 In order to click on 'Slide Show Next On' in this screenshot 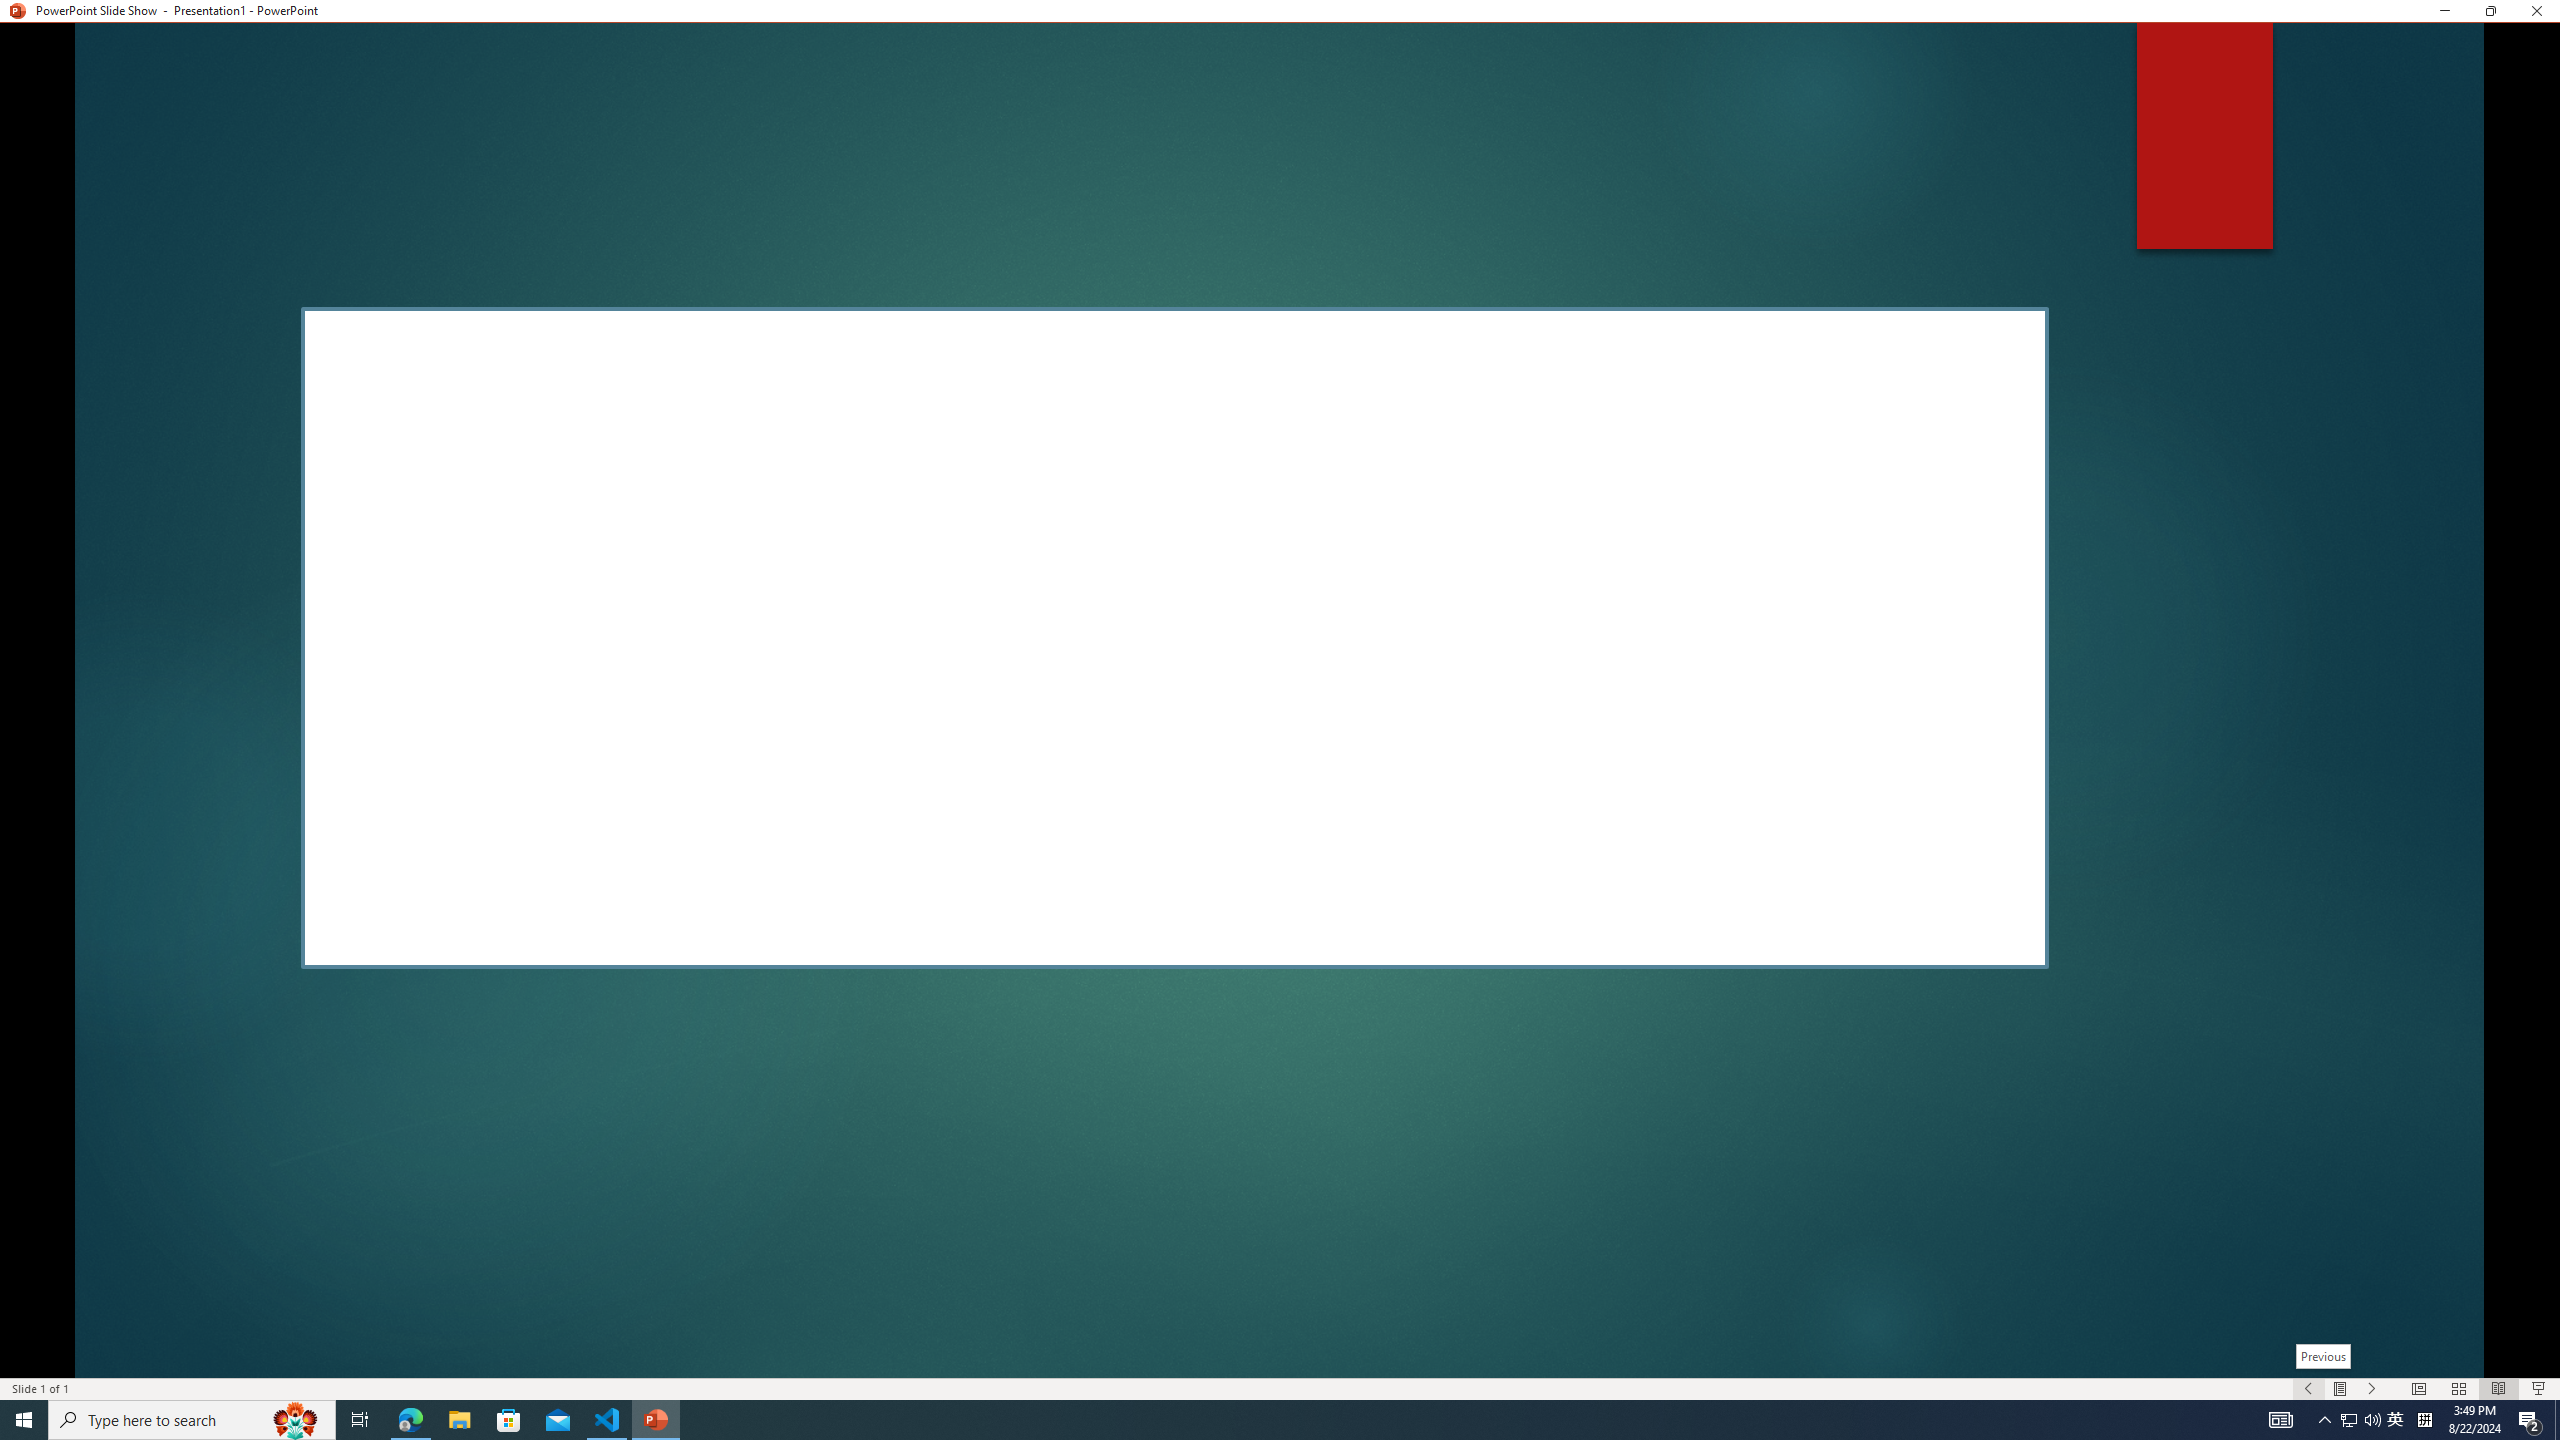, I will do `click(2372, 1389)`.